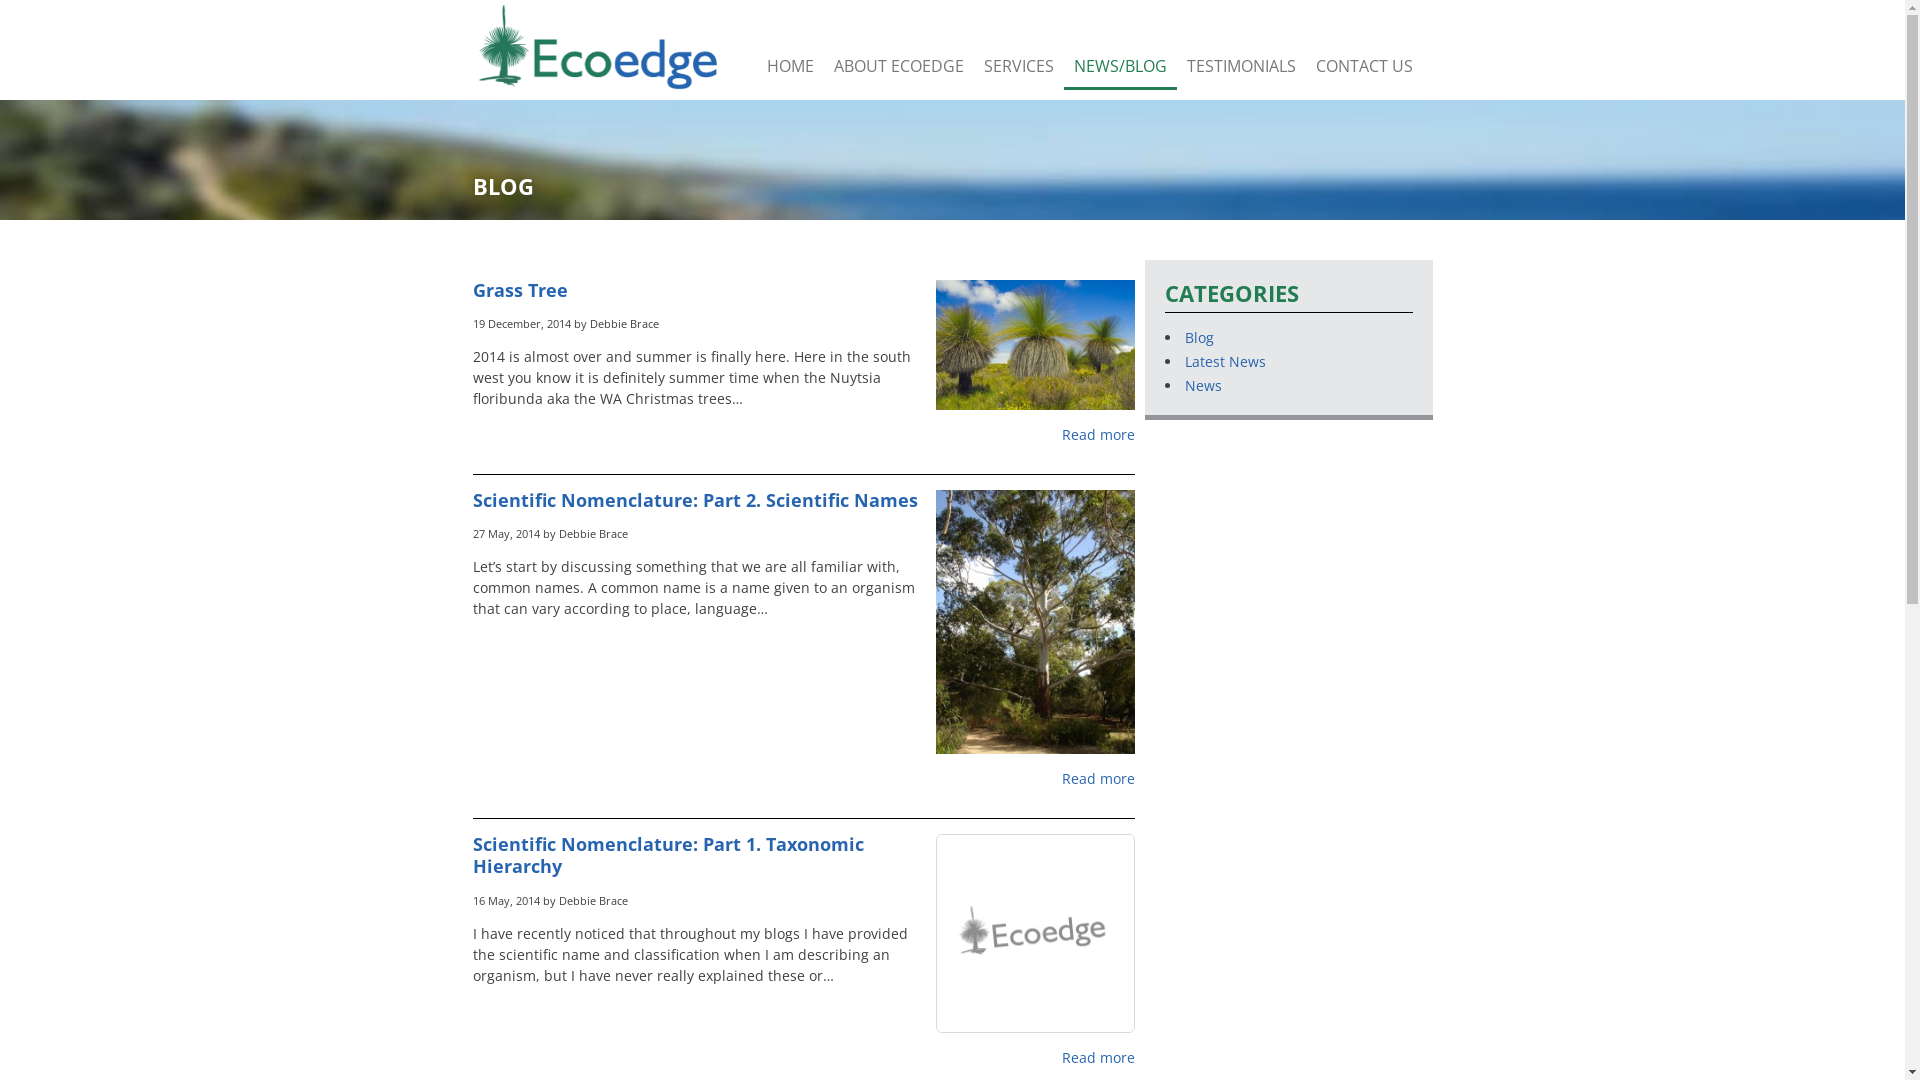 This screenshot has height=1080, width=1920. Describe the element at coordinates (1018, 66) in the screenshot. I see `'SERVICES'` at that location.